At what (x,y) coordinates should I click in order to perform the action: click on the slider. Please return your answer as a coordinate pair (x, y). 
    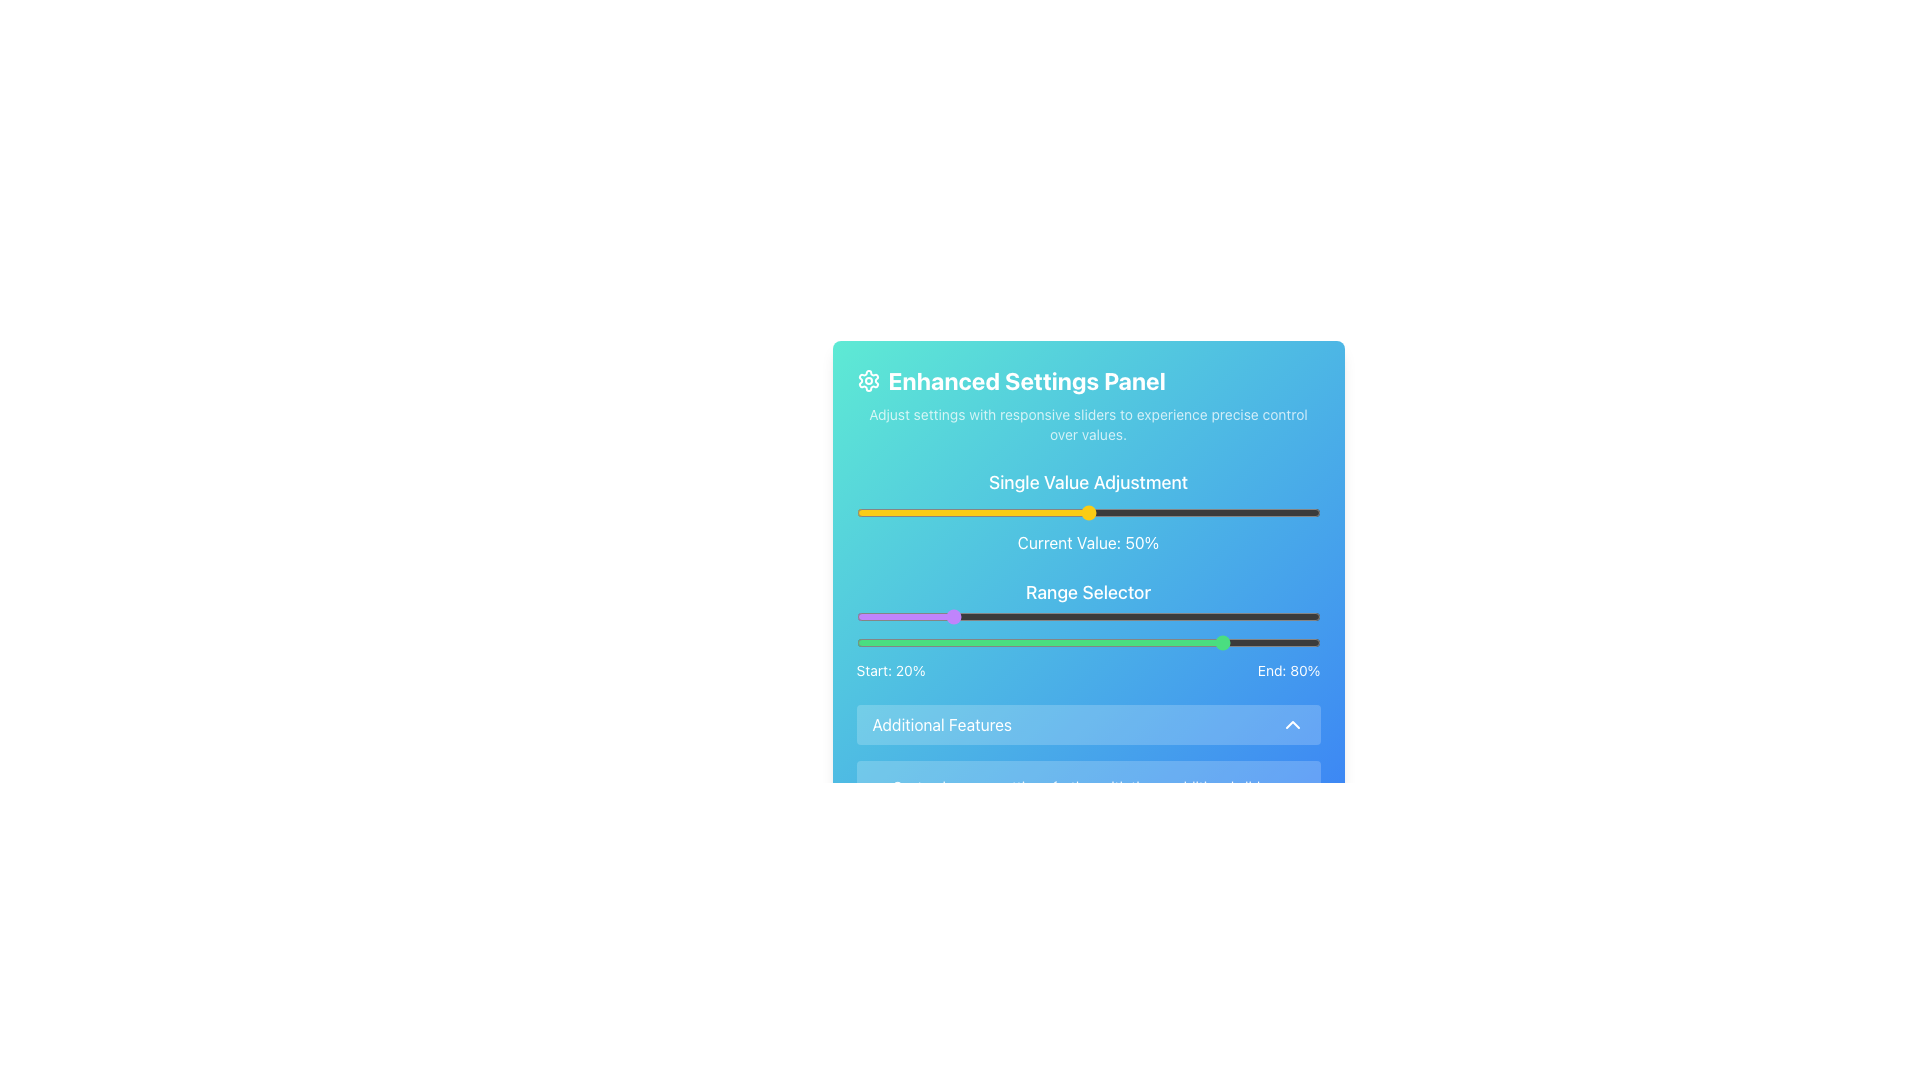
    Looking at the image, I should click on (870, 512).